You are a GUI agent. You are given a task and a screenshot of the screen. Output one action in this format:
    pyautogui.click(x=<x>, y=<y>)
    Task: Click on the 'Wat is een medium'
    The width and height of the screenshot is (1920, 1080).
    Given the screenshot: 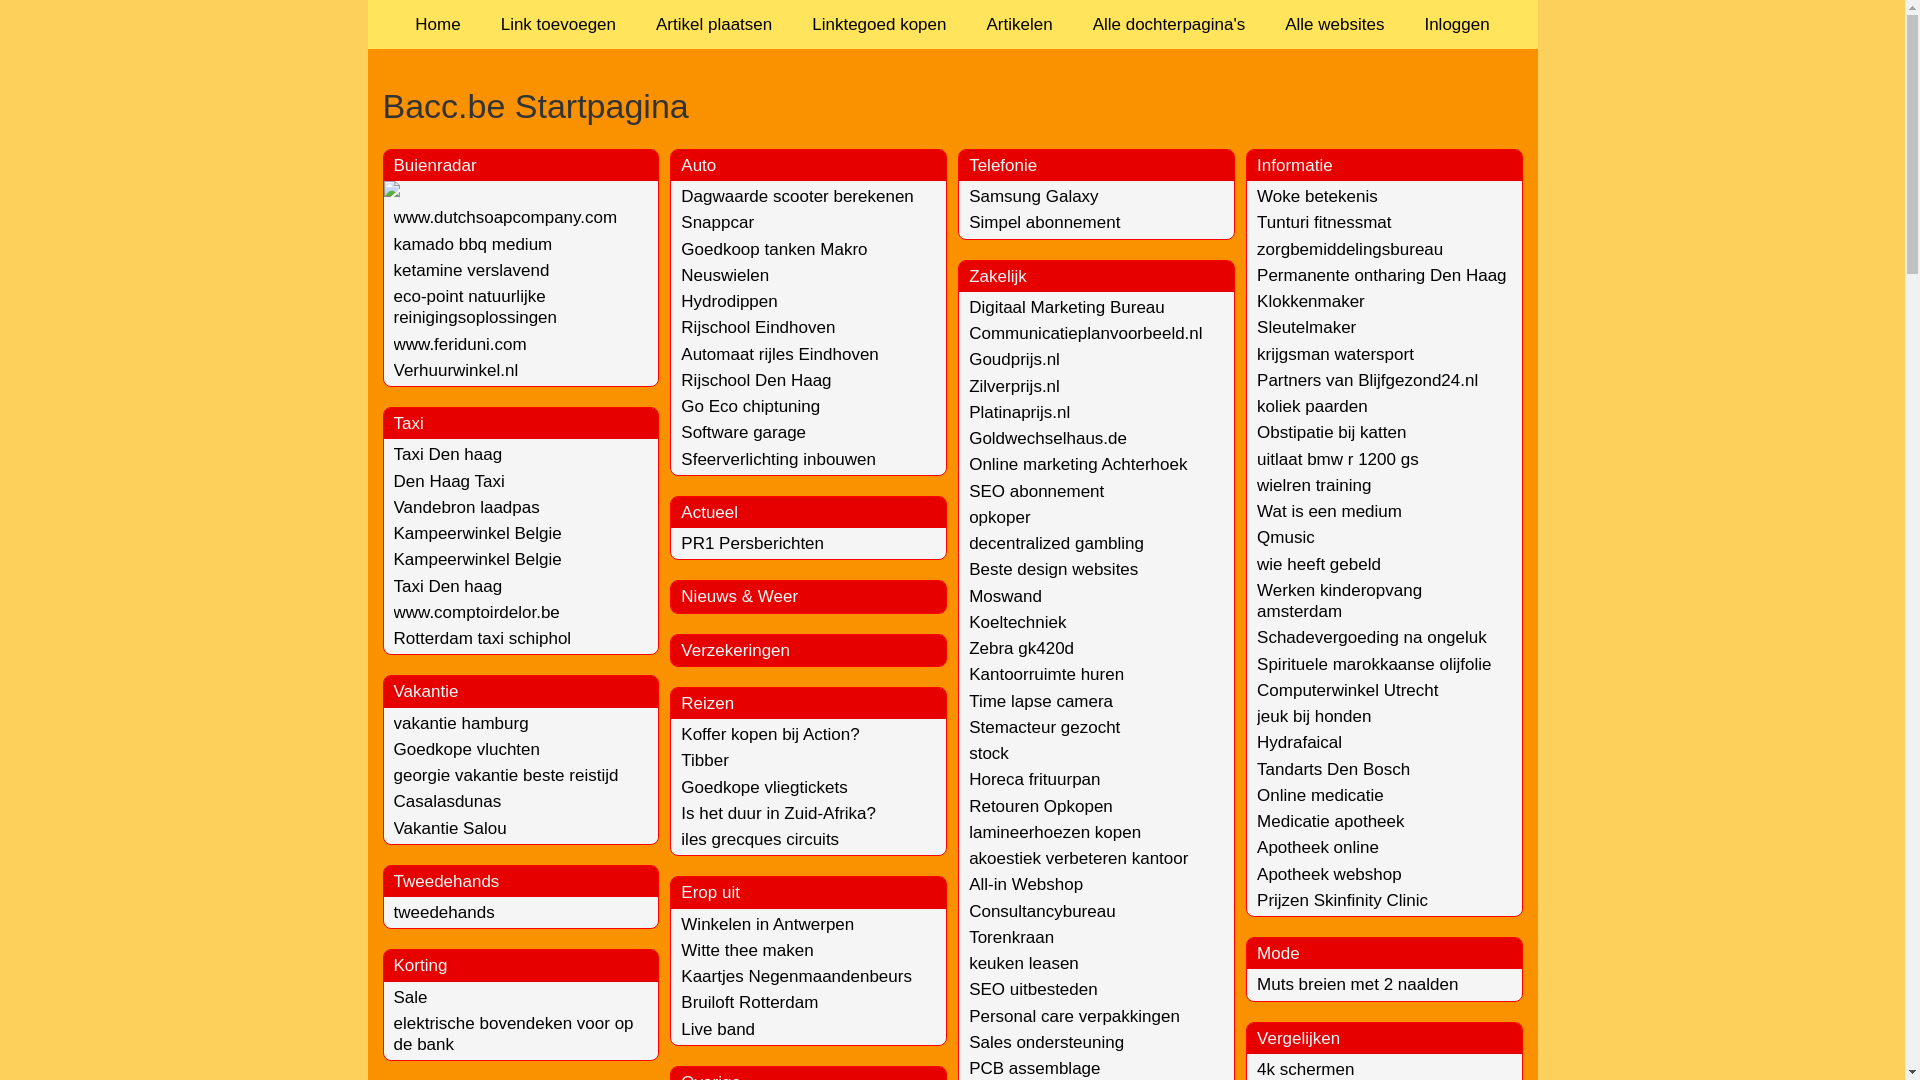 What is the action you would take?
    pyautogui.click(x=1329, y=510)
    